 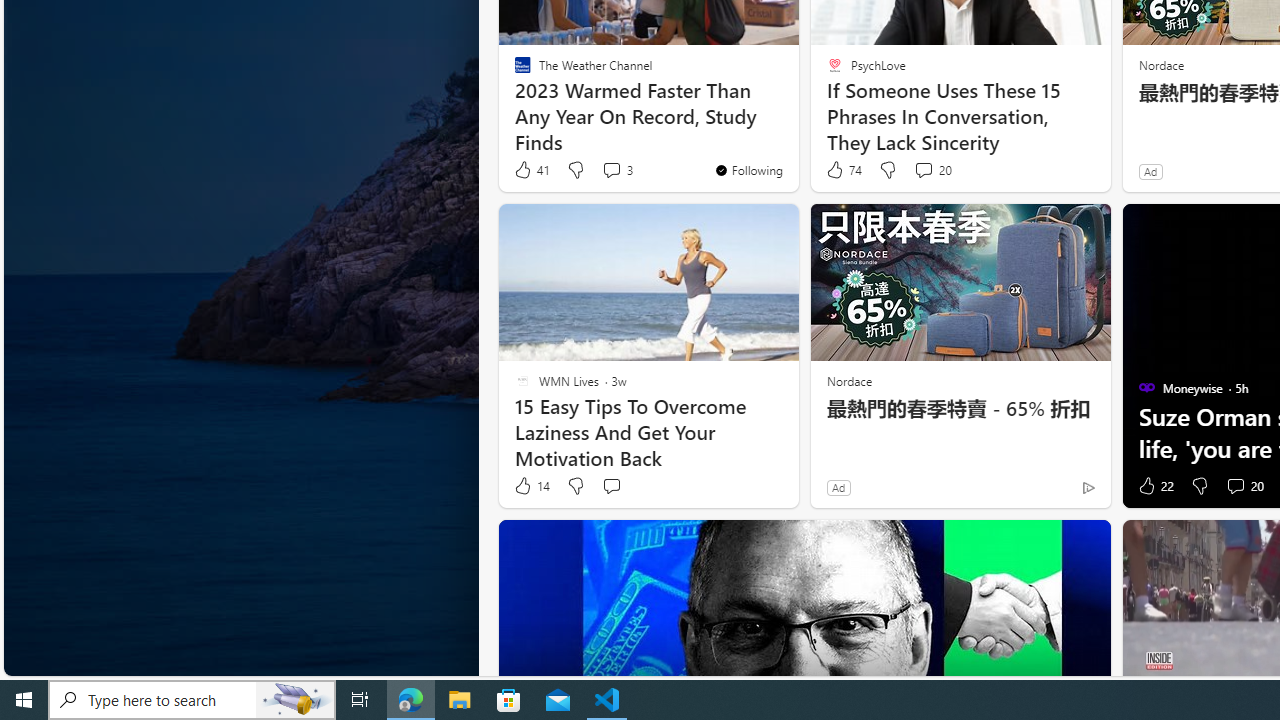 I want to click on '74 Like', so click(x=843, y=169).